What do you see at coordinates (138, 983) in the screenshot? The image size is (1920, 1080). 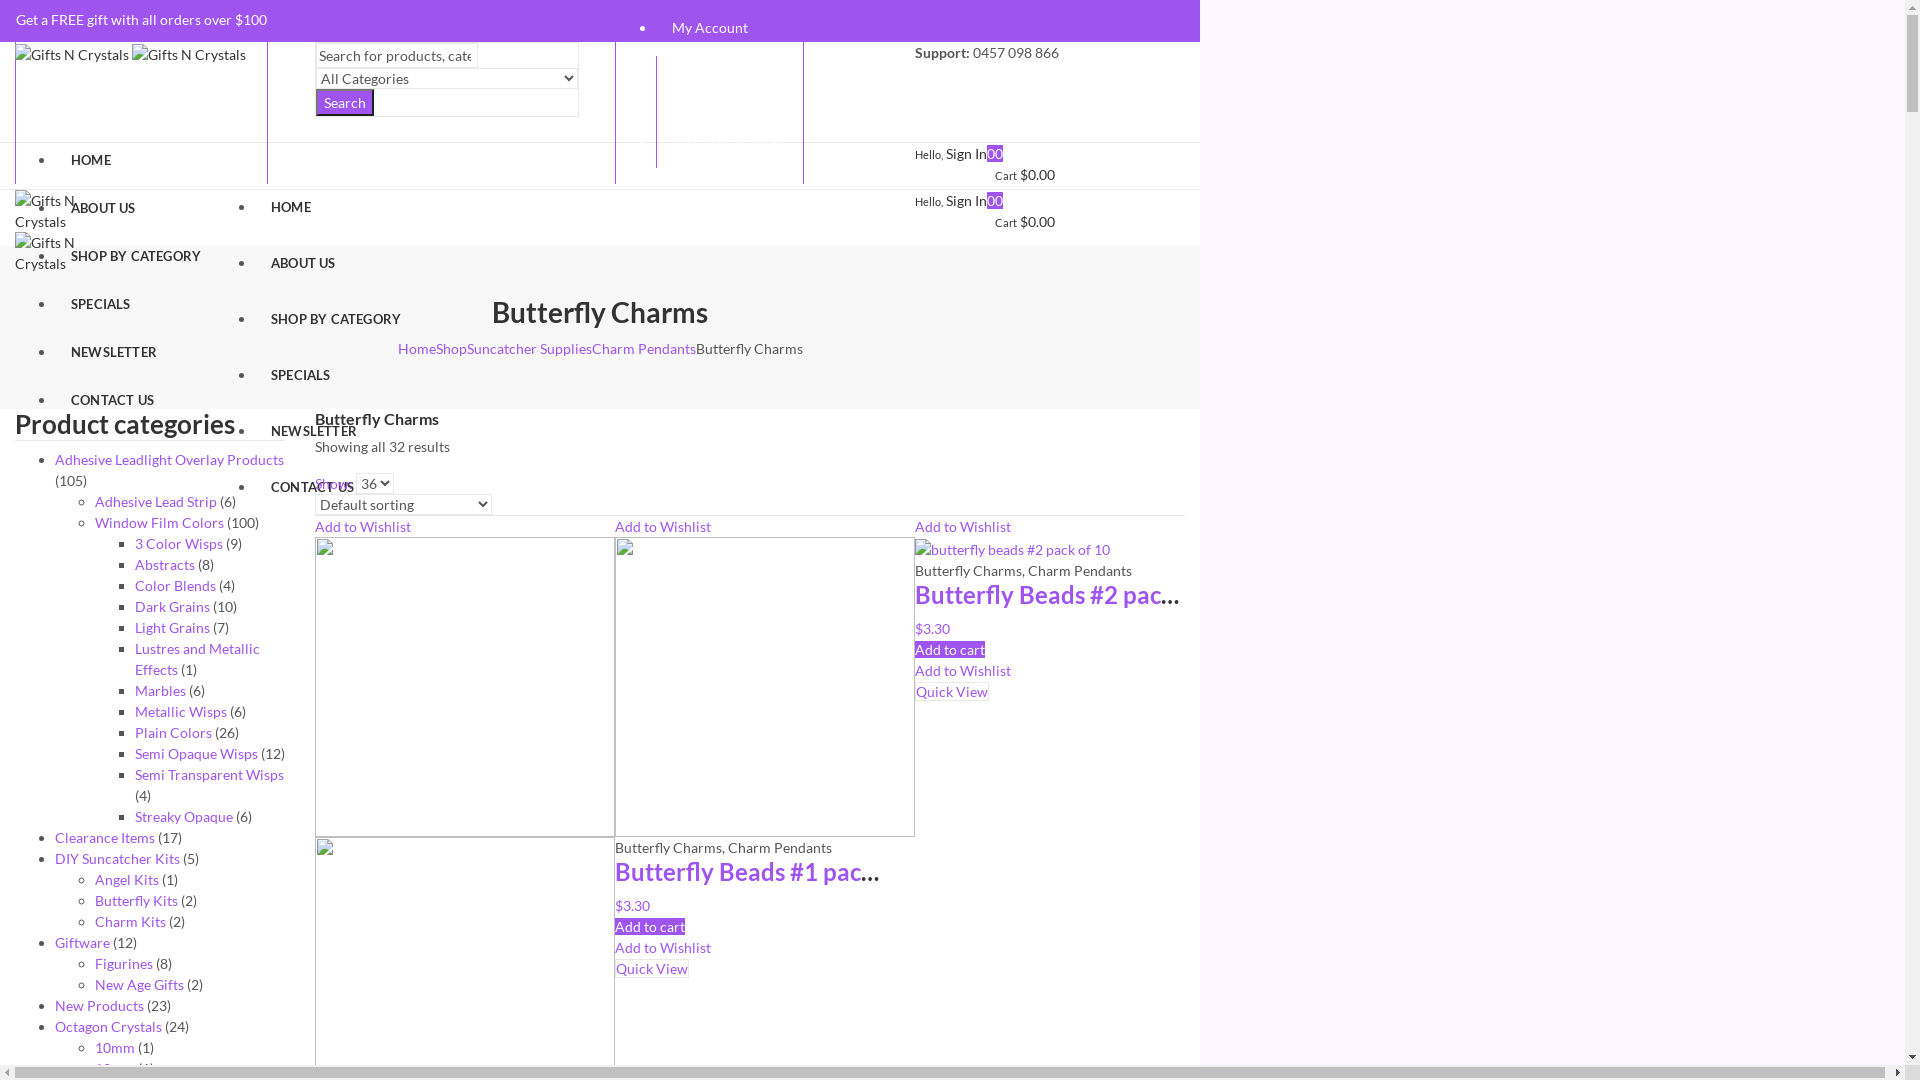 I see `'New Age Gifts'` at bounding box center [138, 983].